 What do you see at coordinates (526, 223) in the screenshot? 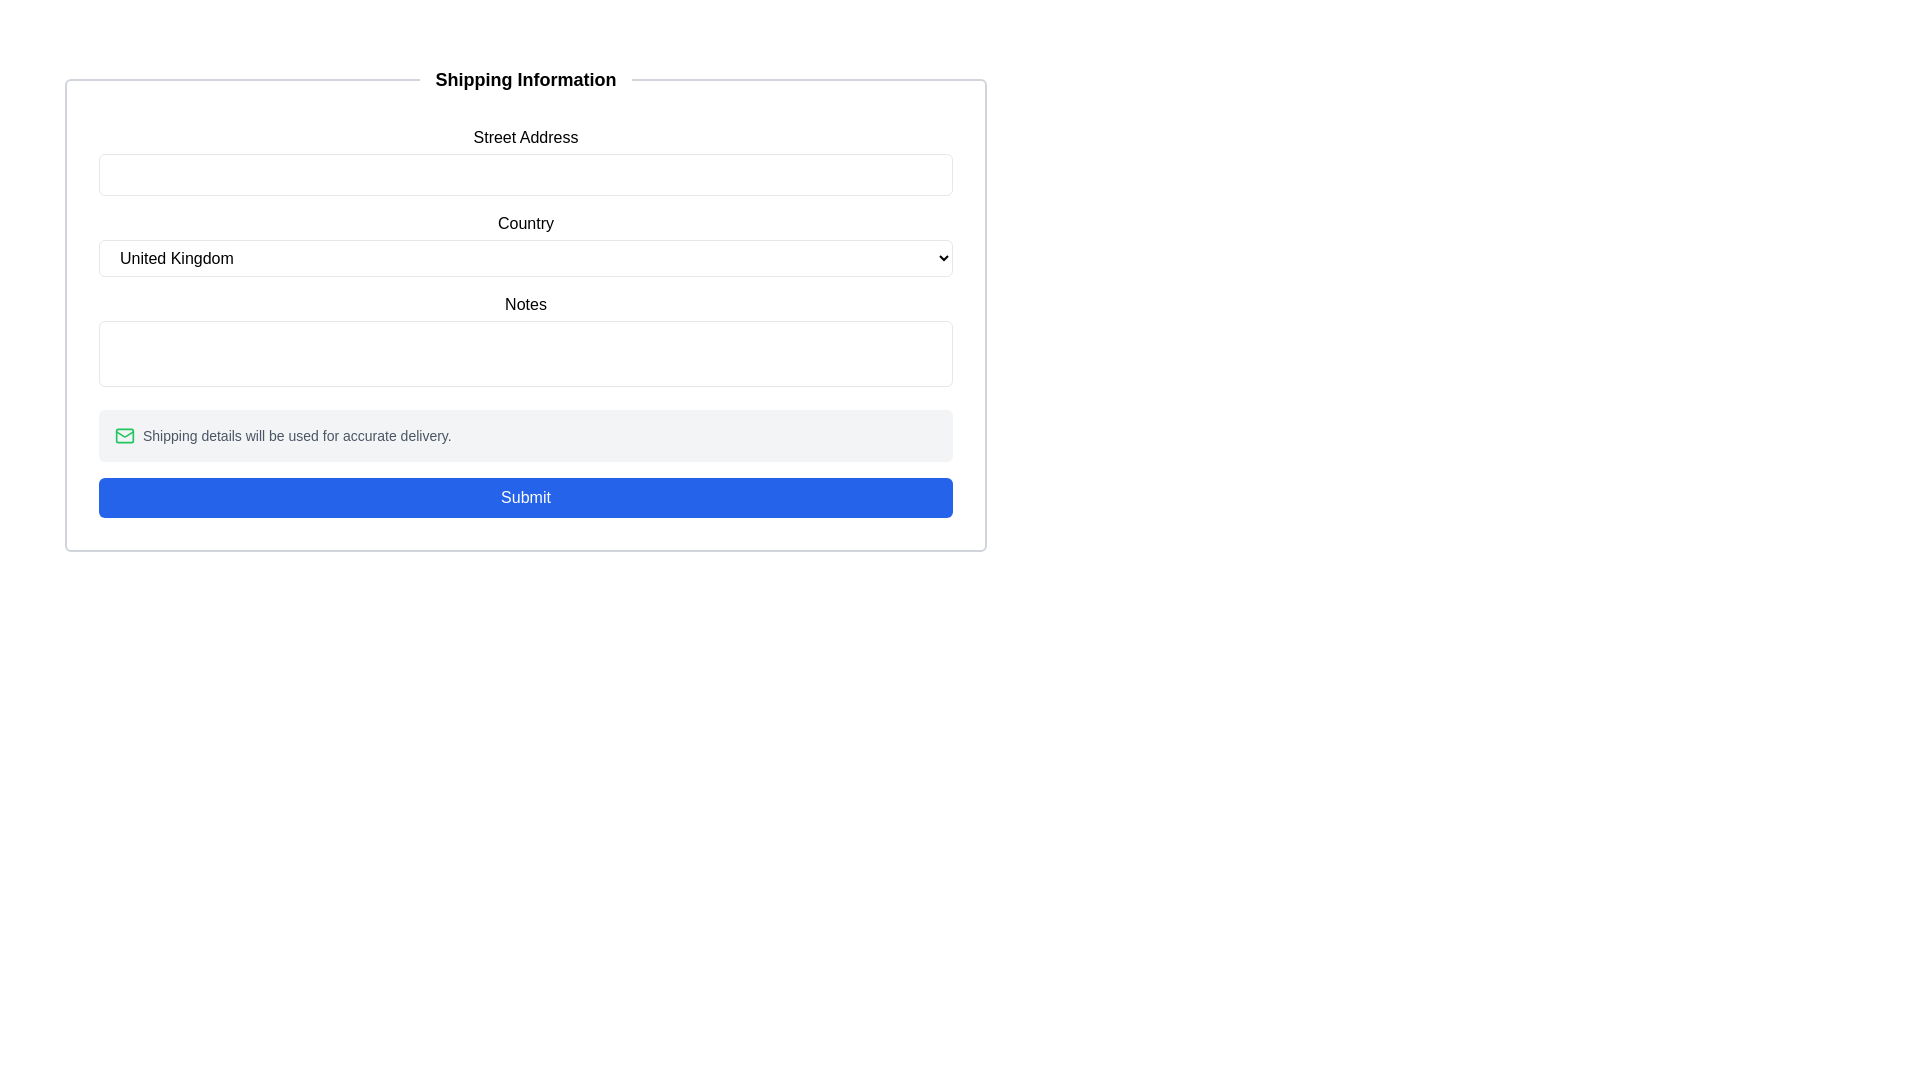
I see `the text label that indicates the purpose of the dropdown menu for selecting a country, positioned directly above the 'United Kingdom' dropdown` at bounding box center [526, 223].